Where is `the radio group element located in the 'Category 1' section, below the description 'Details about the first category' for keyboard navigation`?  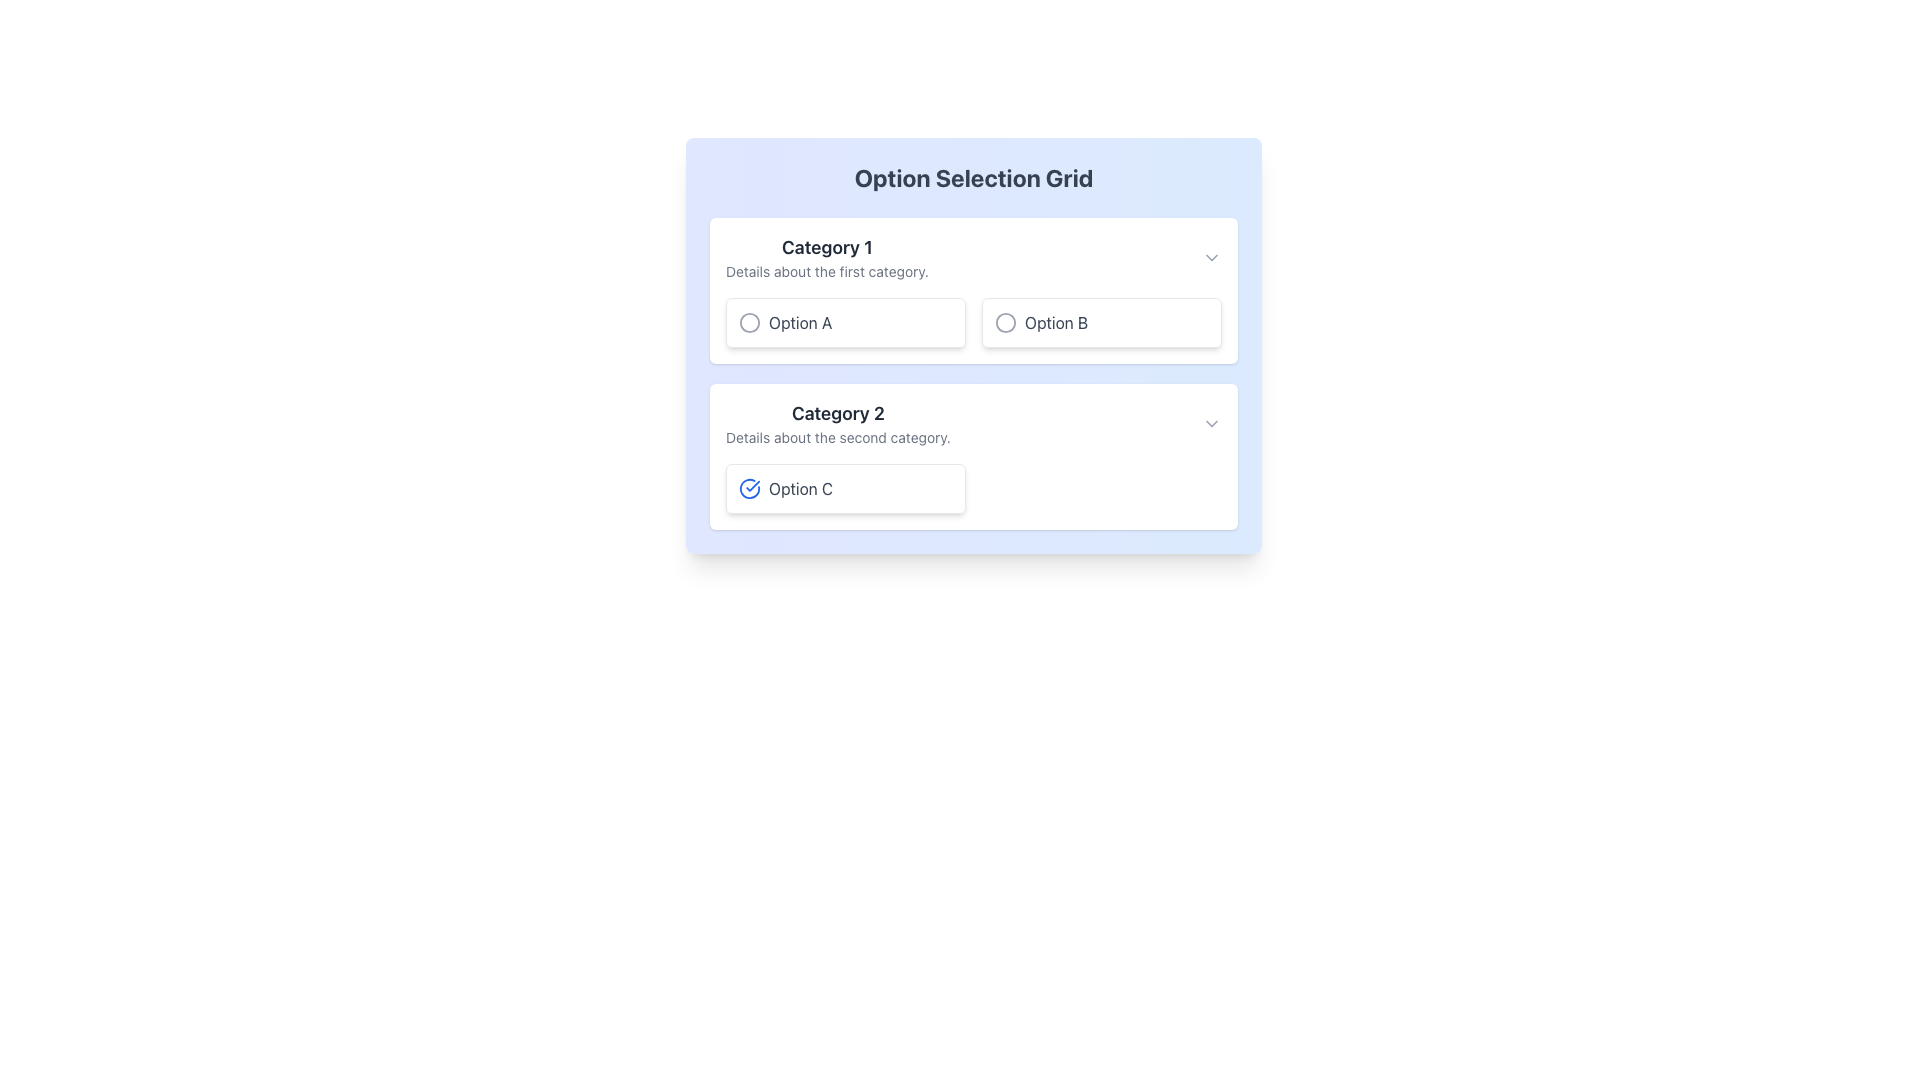
the radio group element located in the 'Category 1' section, below the description 'Details about the first category' for keyboard navigation is located at coordinates (974, 322).